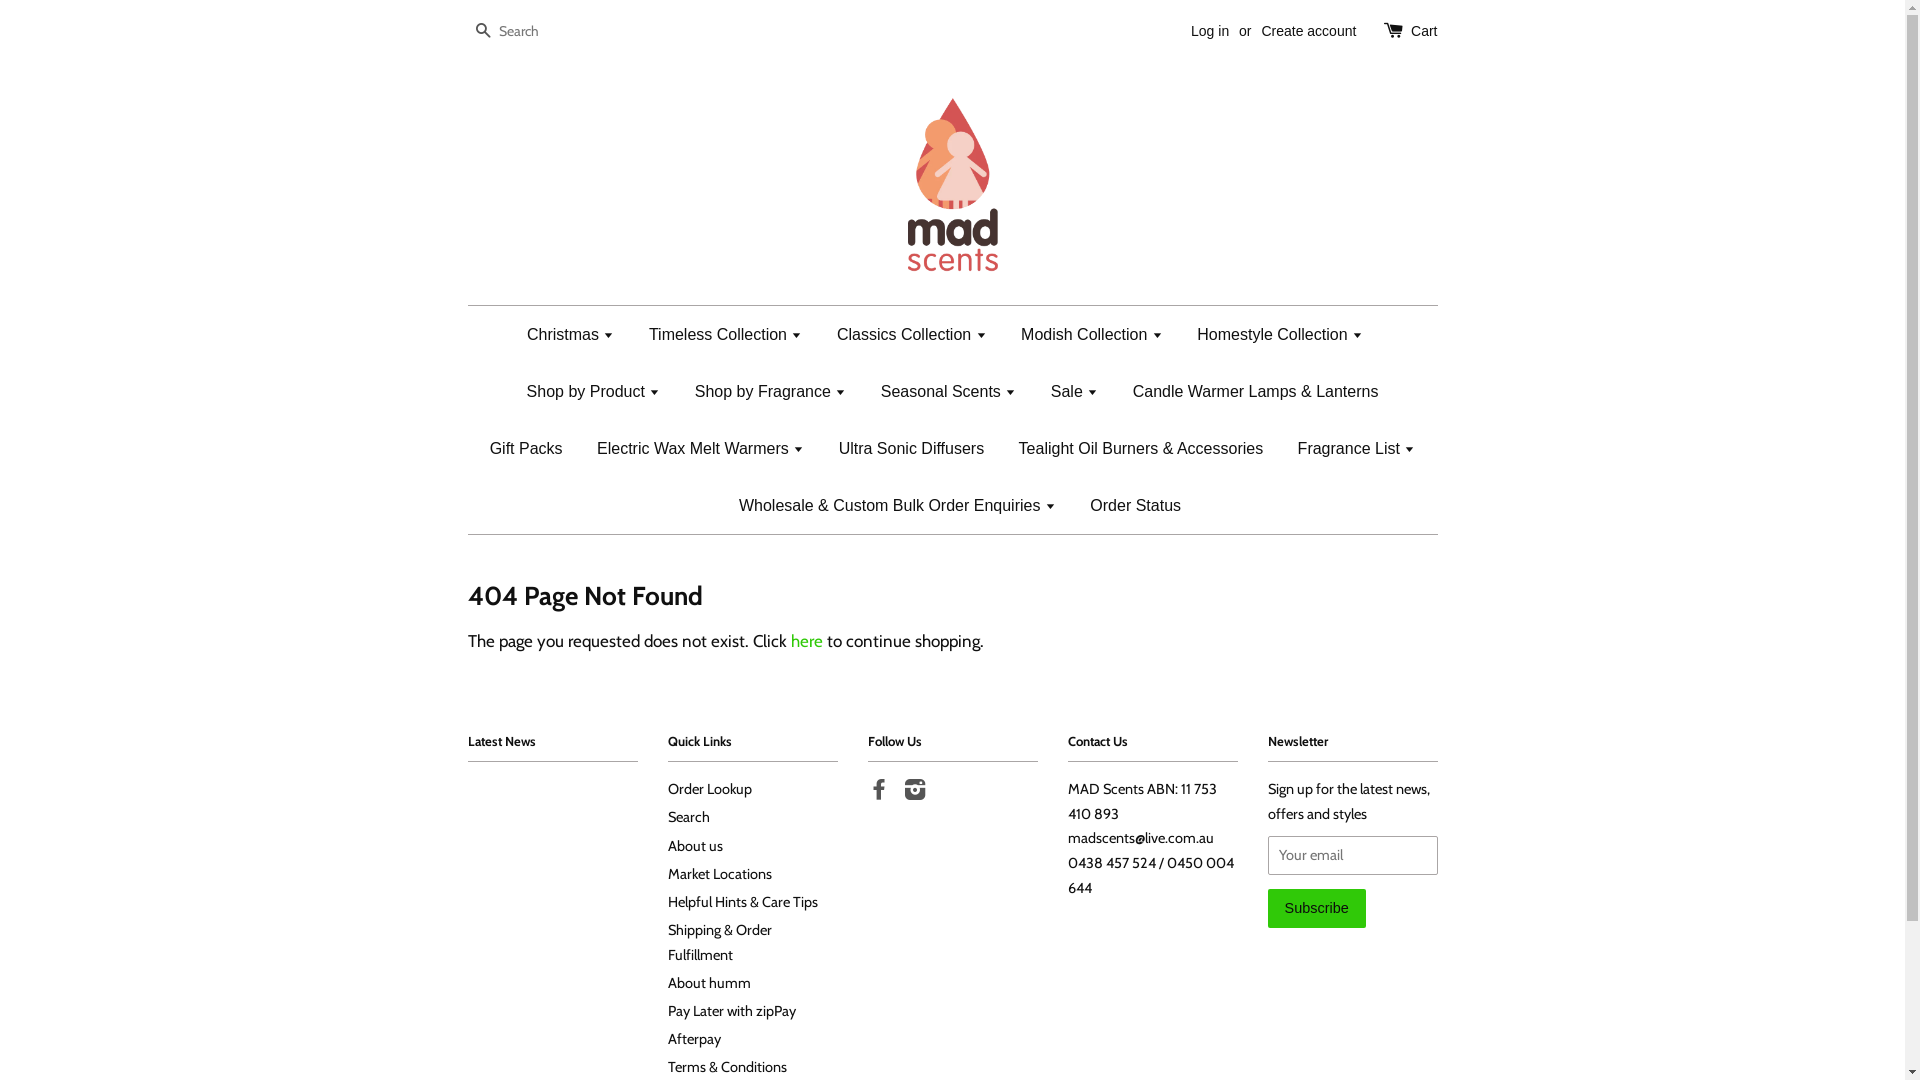 The height and width of the screenshot is (1080, 1920). Describe the element at coordinates (724, 333) in the screenshot. I see `'Timeless Collection'` at that location.